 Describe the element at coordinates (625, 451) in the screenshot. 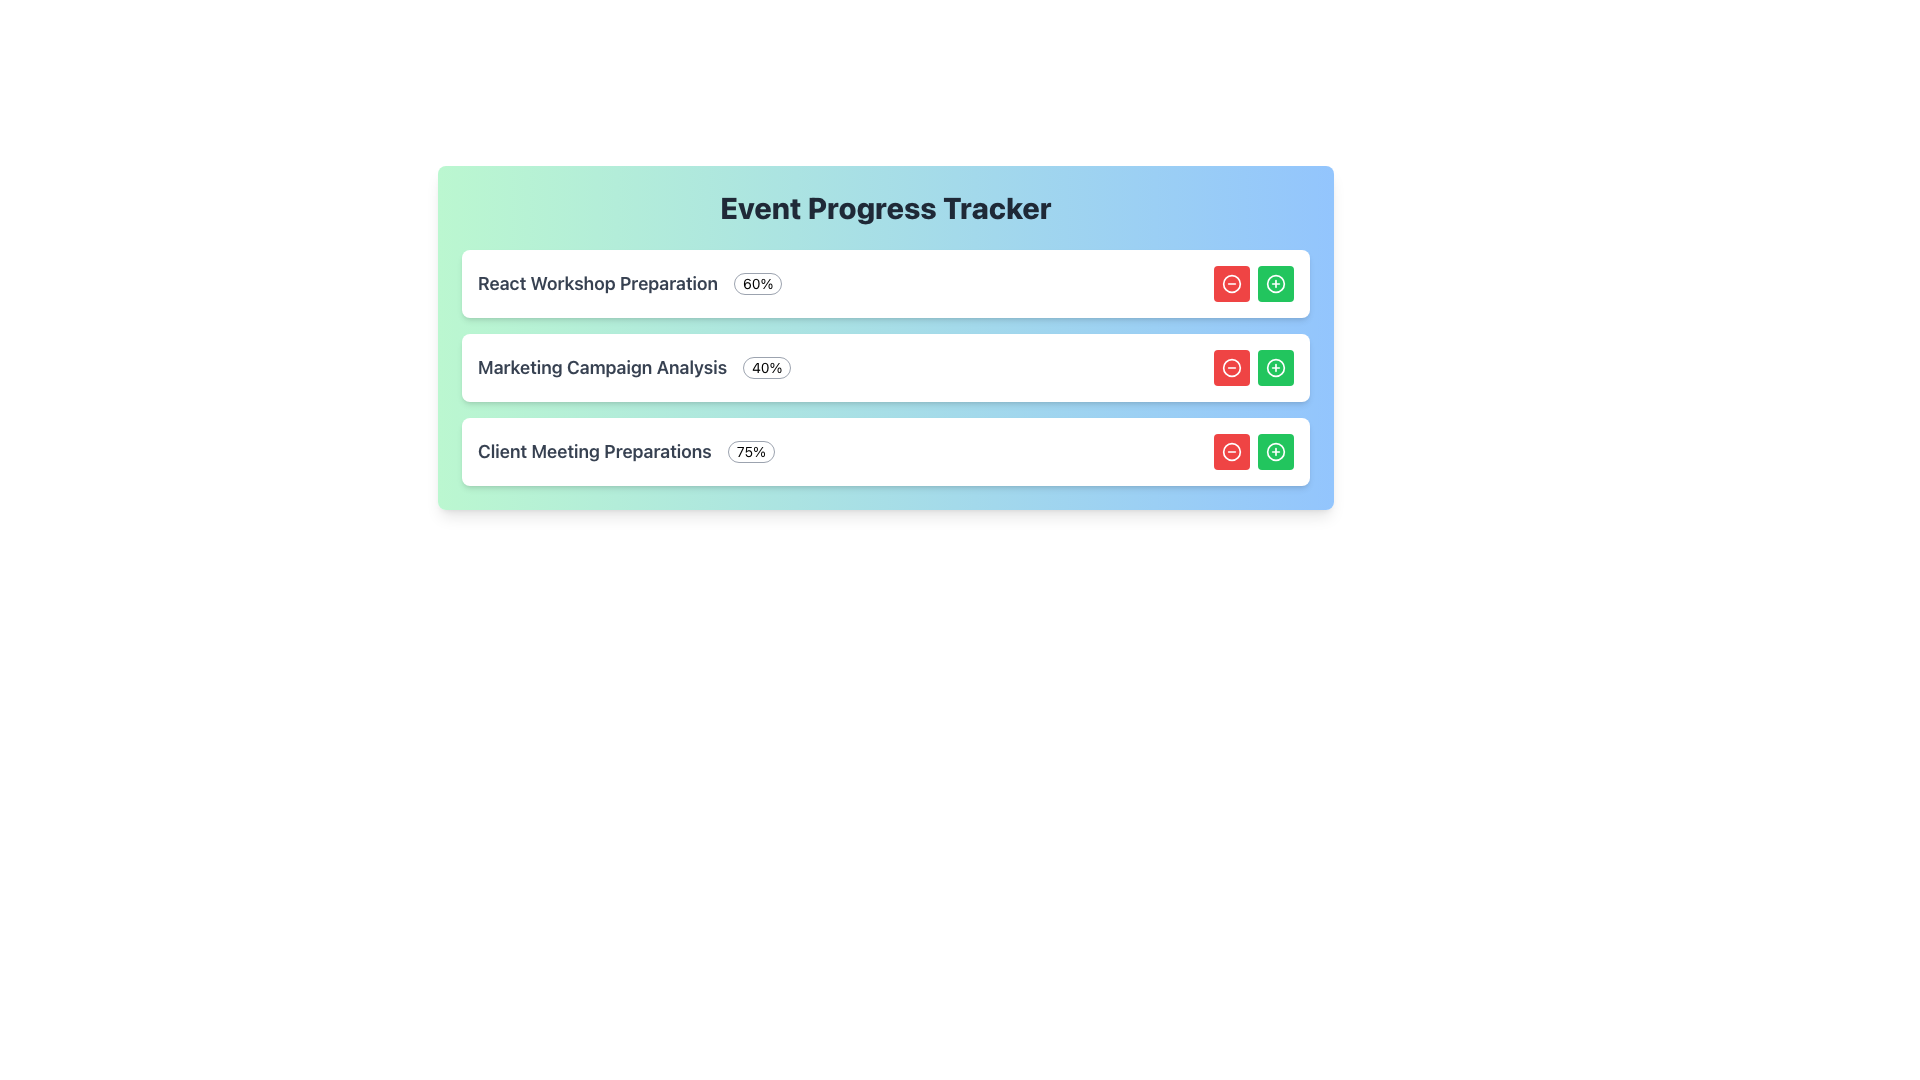

I see `displayed text of the Progress item labeled 'Client Meeting Preparations' with a percentage of '75%', which is the third item in the vertical list of progress items` at that location.